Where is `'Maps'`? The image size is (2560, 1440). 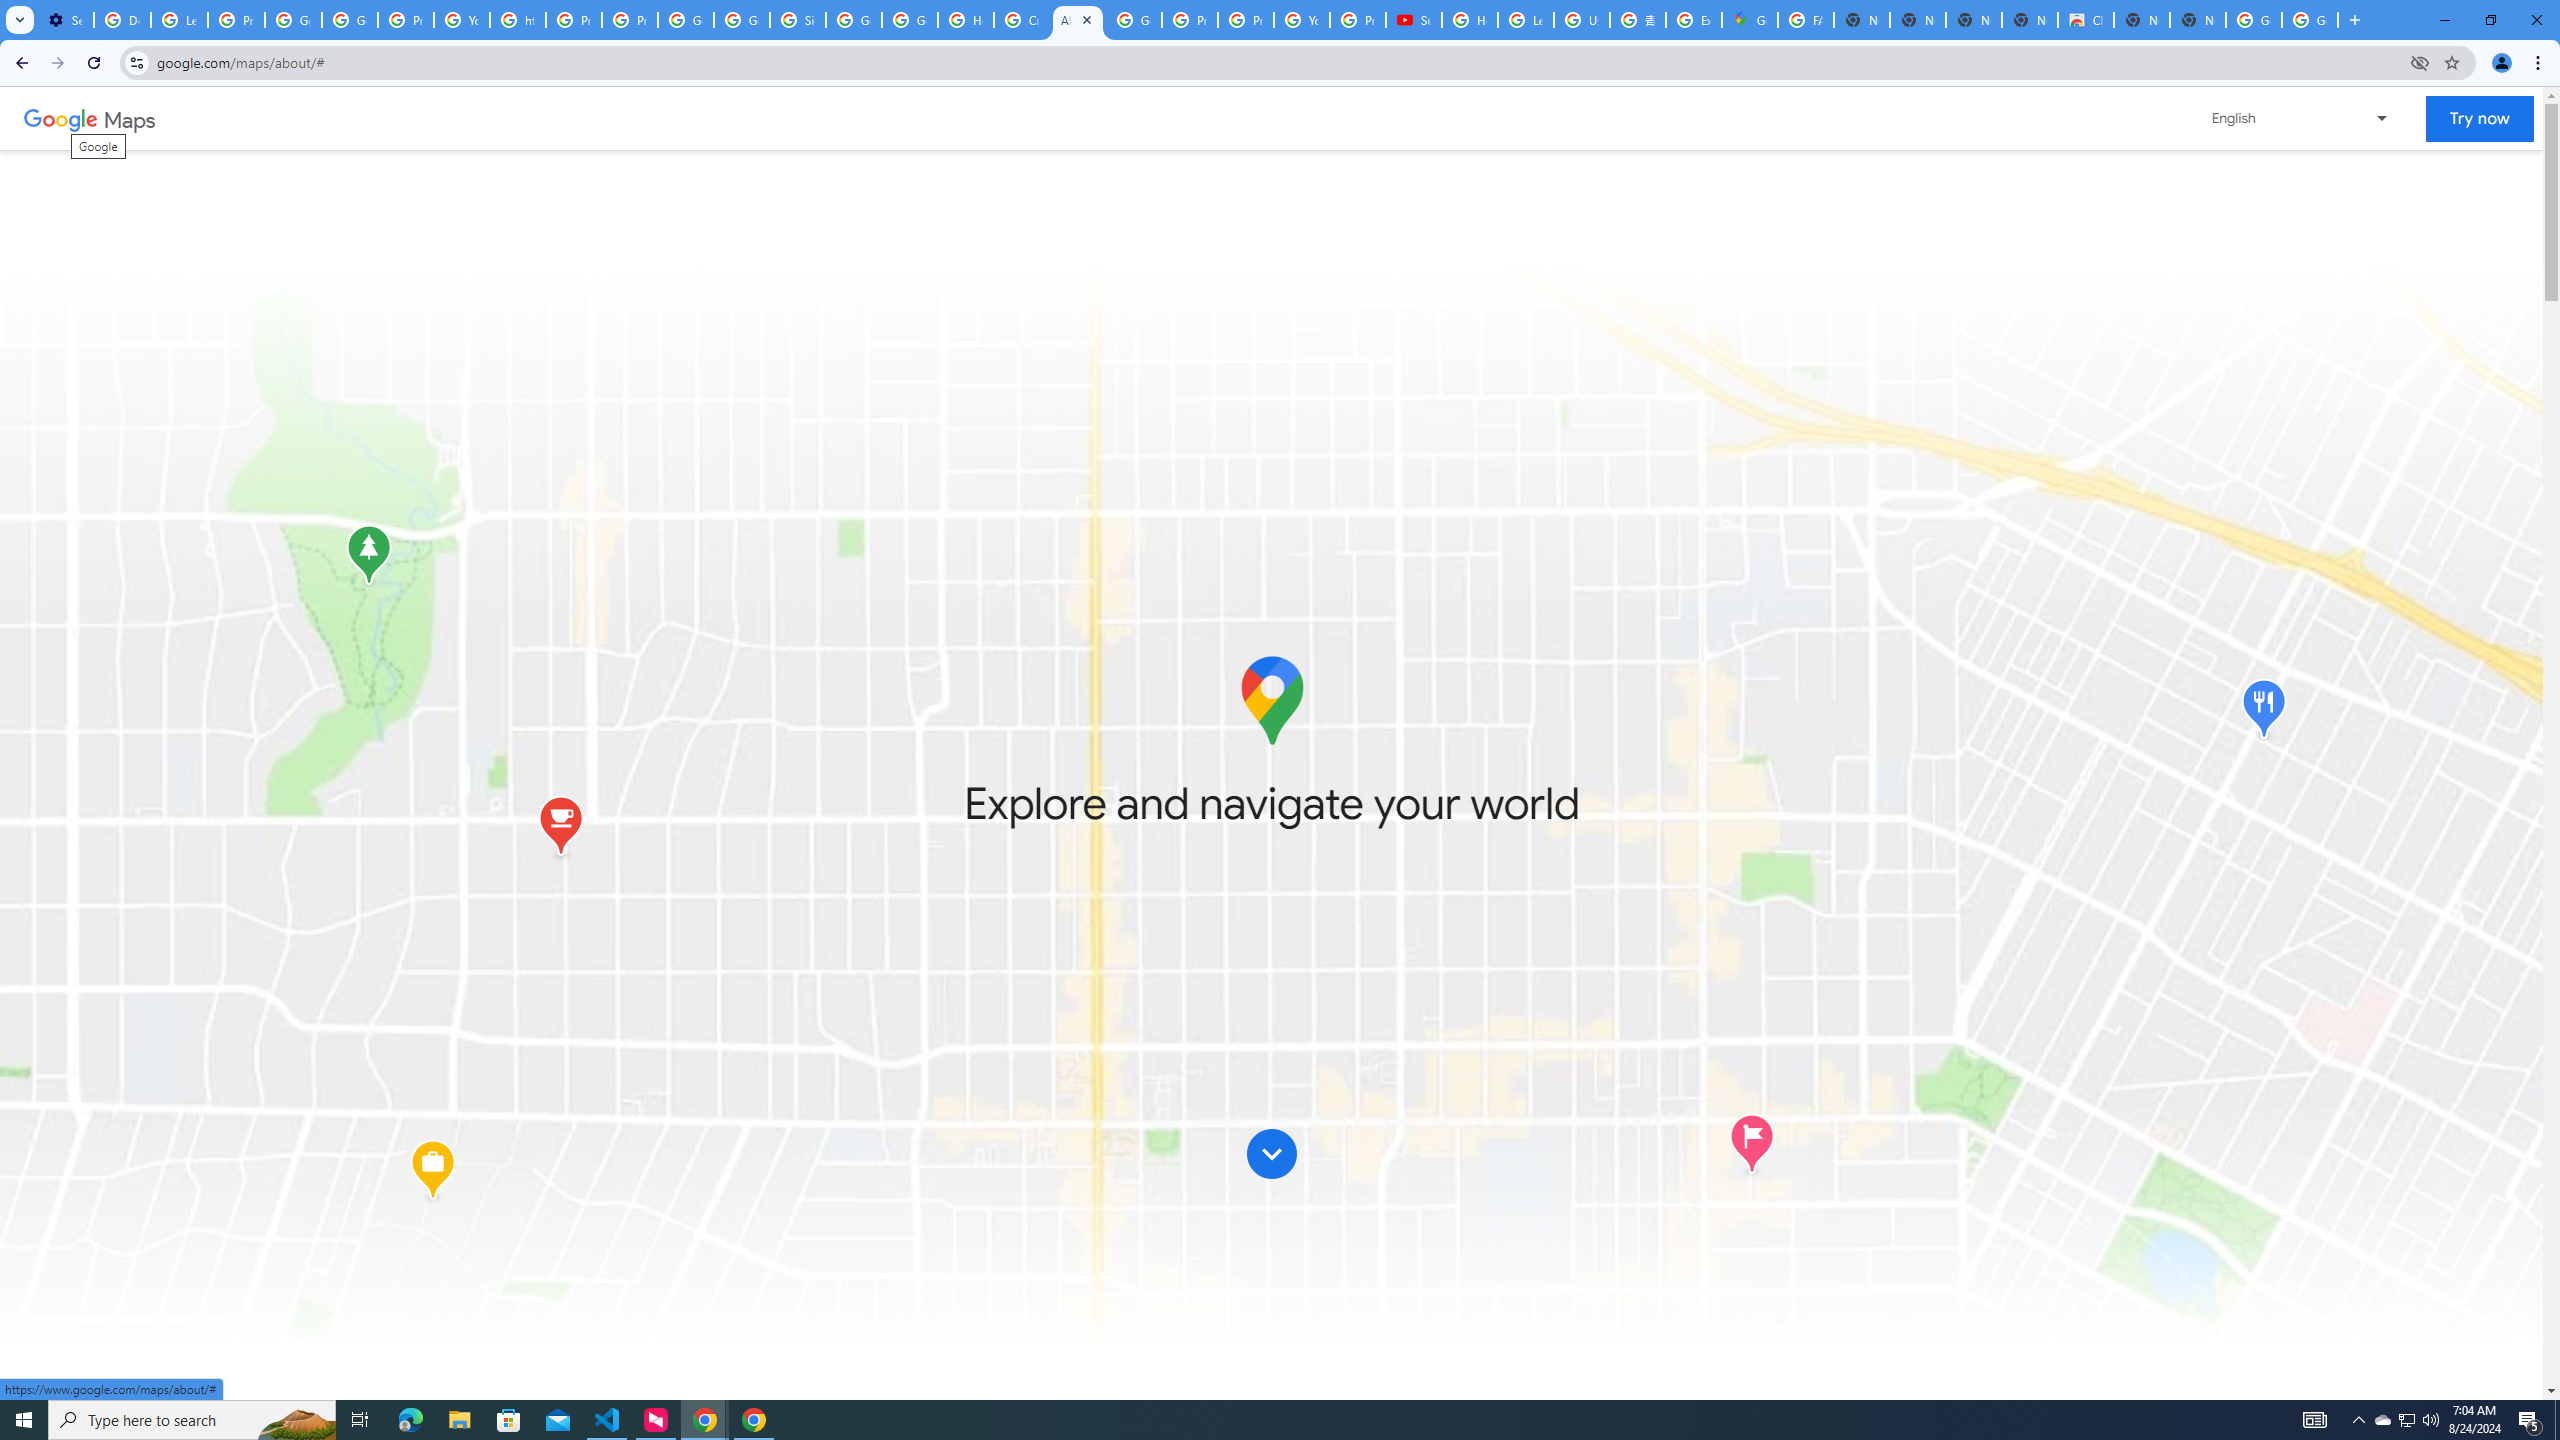 'Maps' is located at coordinates (130, 118).